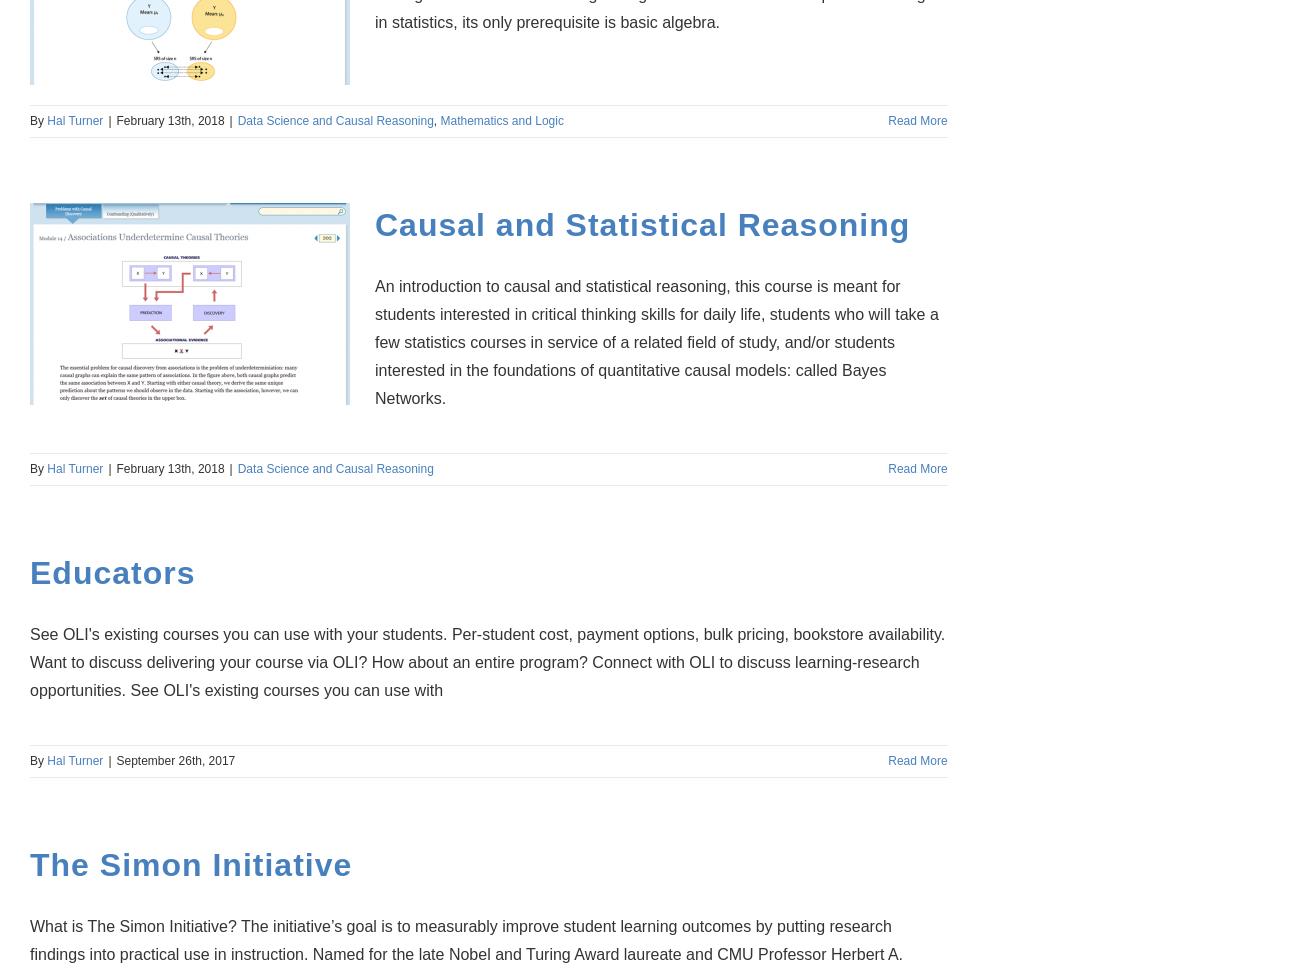 The width and height of the screenshot is (1300, 972). What do you see at coordinates (175, 760) in the screenshot?
I see `'September 26th, 2017'` at bounding box center [175, 760].